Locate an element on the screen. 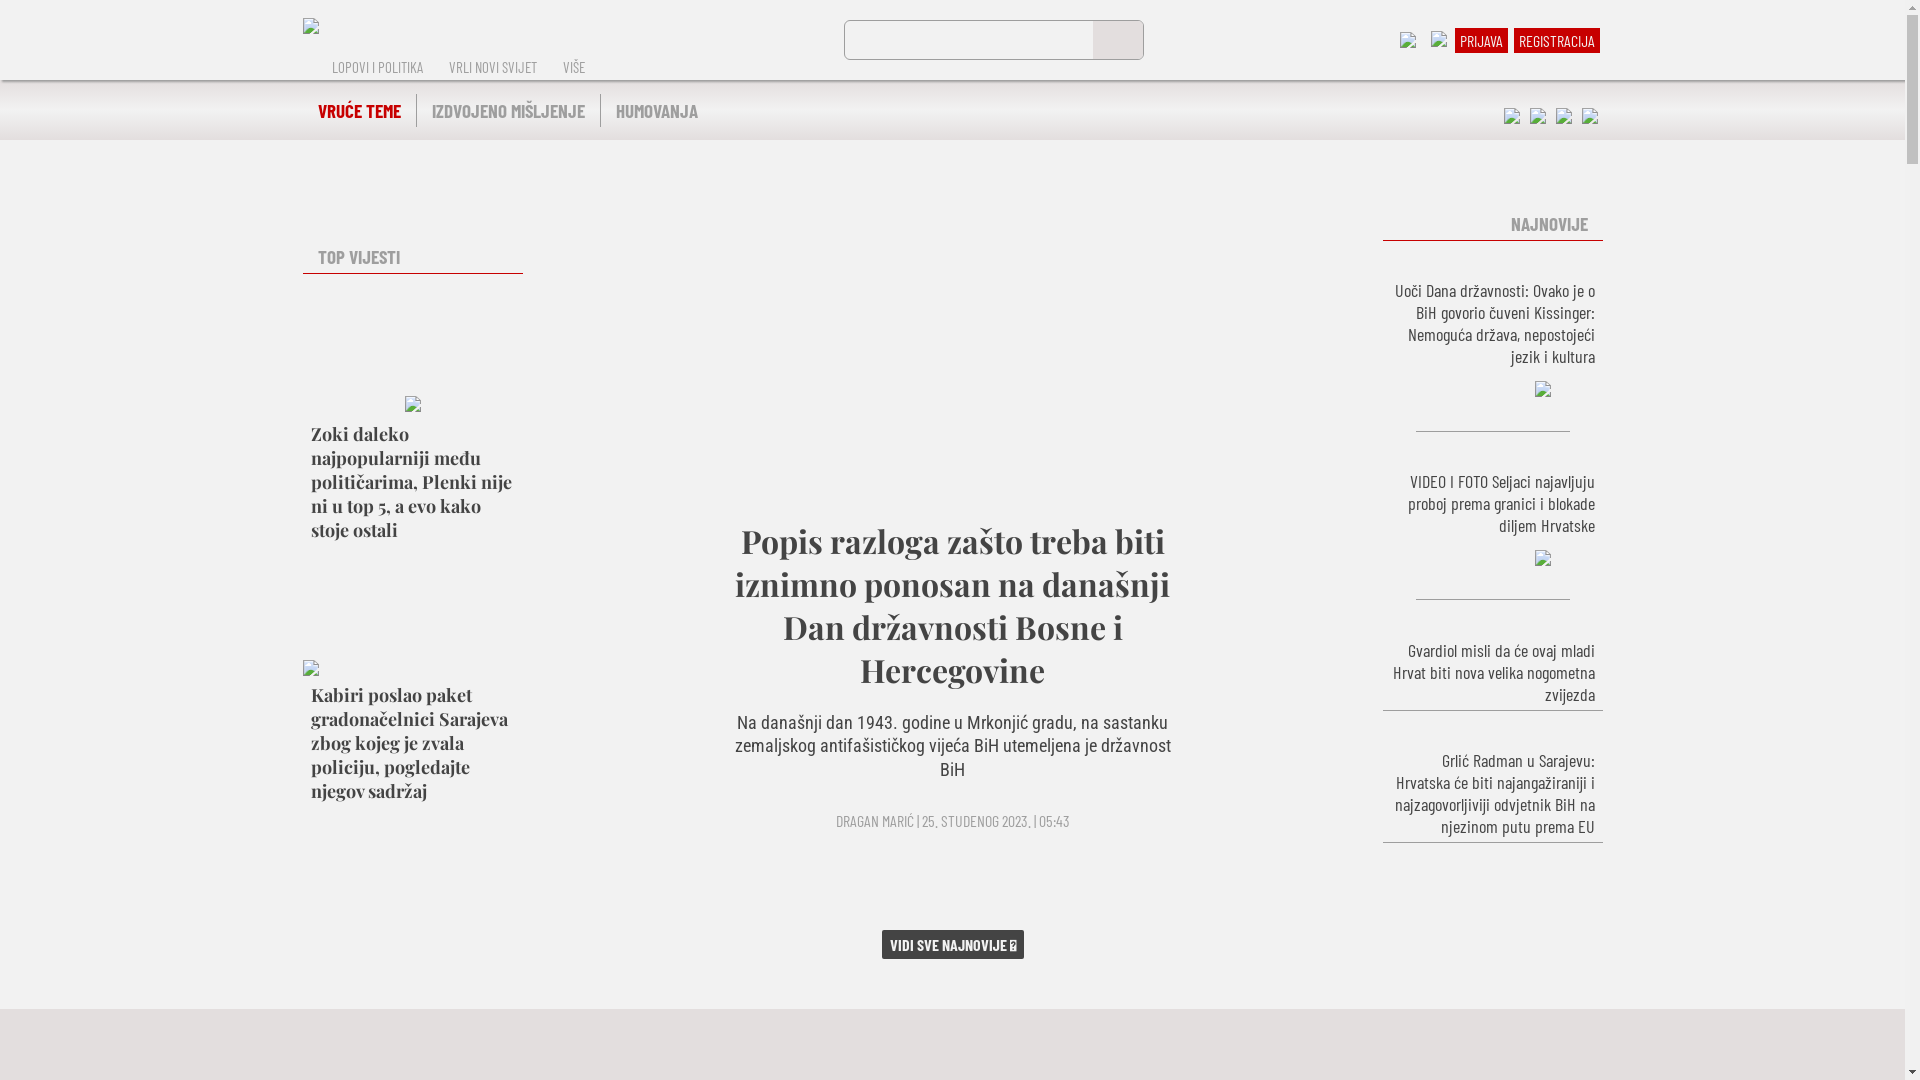 The width and height of the screenshot is (1920, 1080). 'PRIJAVA' is located at coordinates (1481, 40).